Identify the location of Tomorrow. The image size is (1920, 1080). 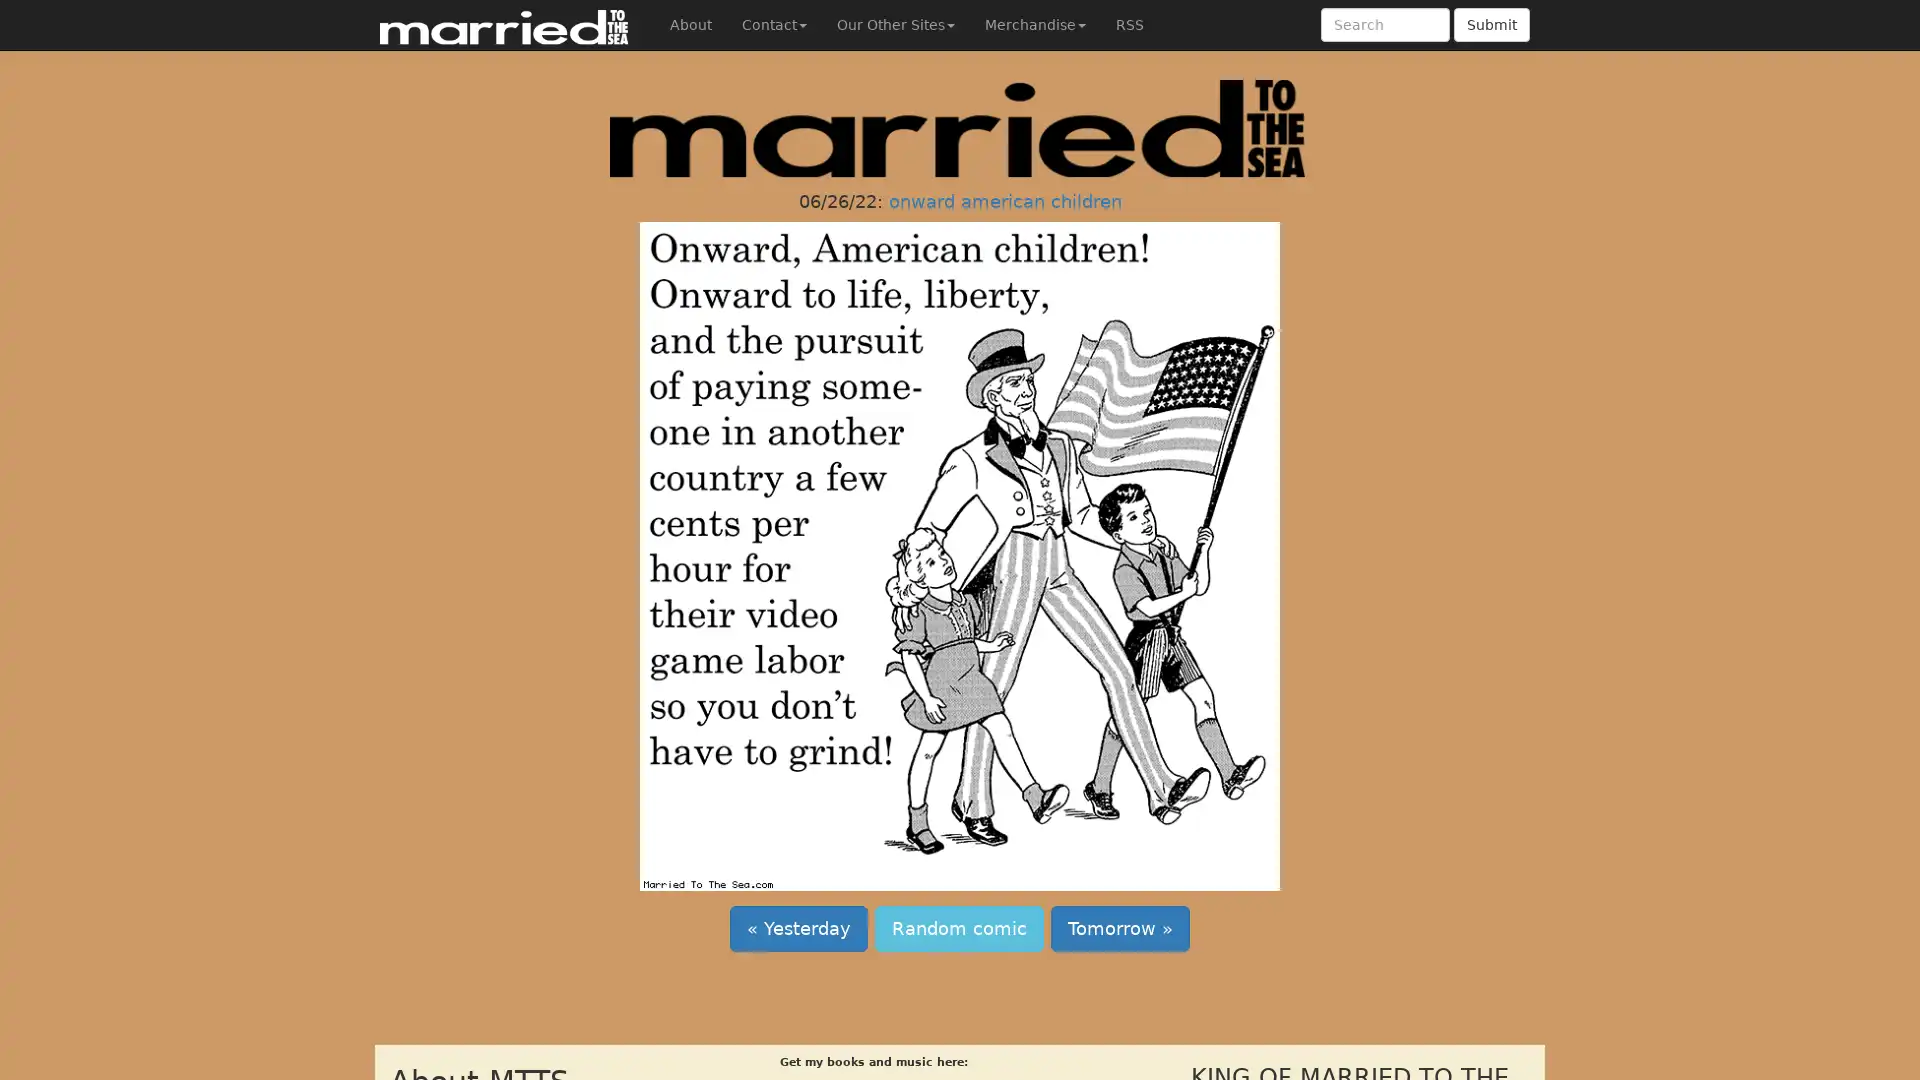
(1120, 929).